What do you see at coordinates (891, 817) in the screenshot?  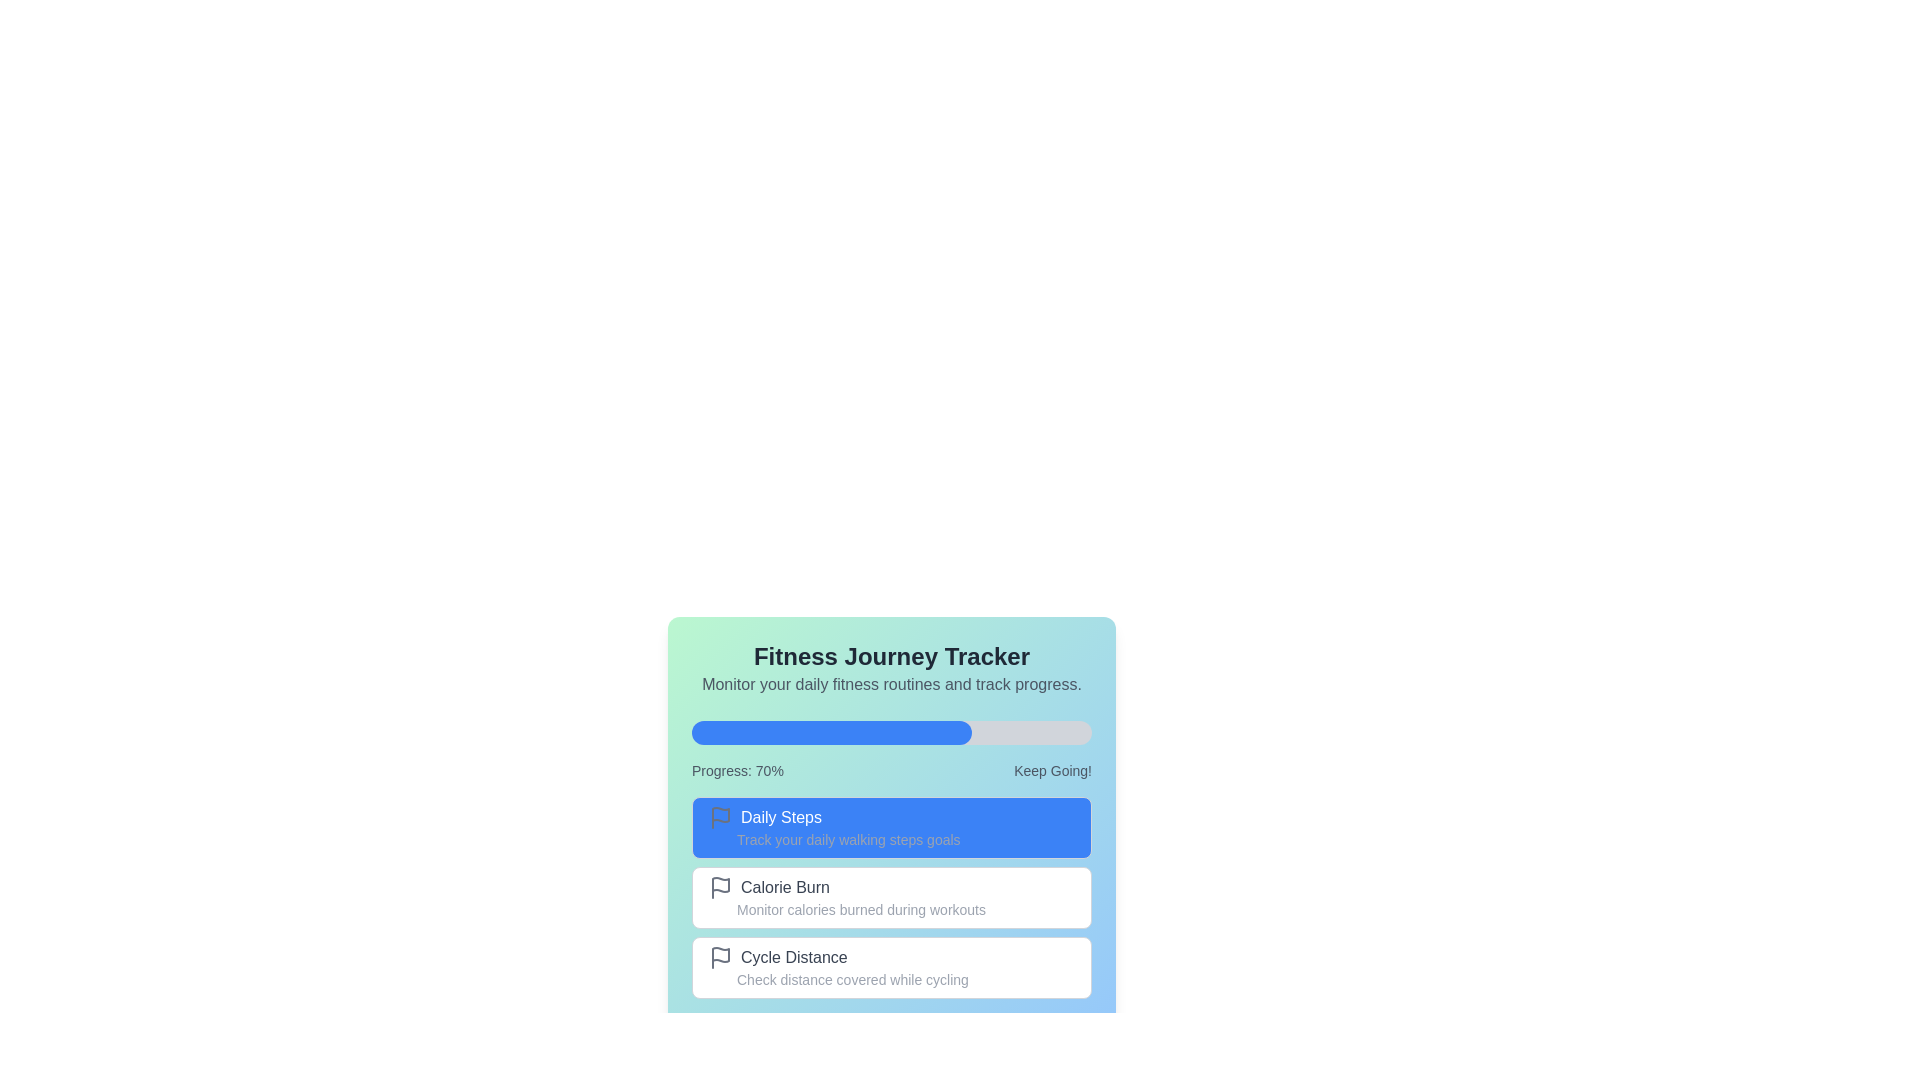 I see `the 'Daily Steps' text label` at bounding box center [891, 817].